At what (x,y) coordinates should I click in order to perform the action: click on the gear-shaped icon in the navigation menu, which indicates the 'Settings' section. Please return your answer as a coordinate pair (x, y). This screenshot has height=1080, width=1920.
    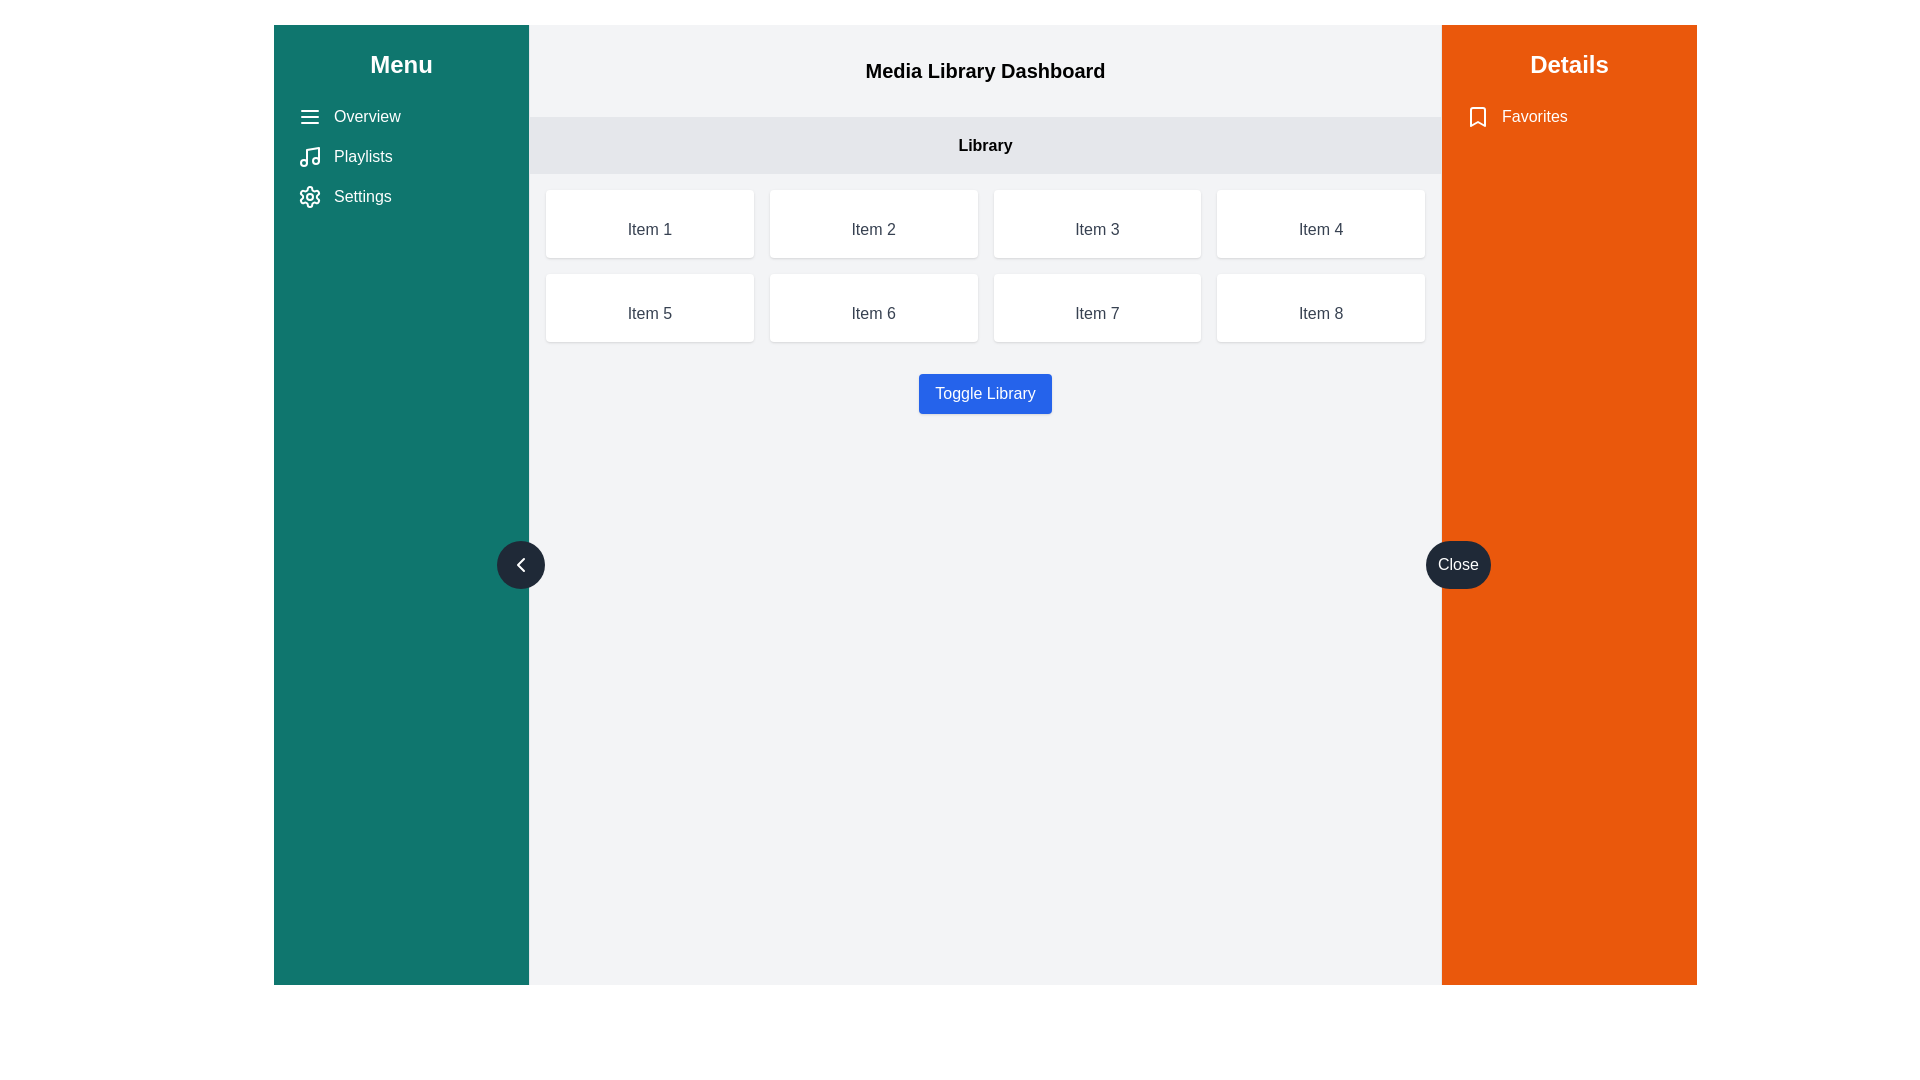
    Looking at the image, I should click on (309, 196).